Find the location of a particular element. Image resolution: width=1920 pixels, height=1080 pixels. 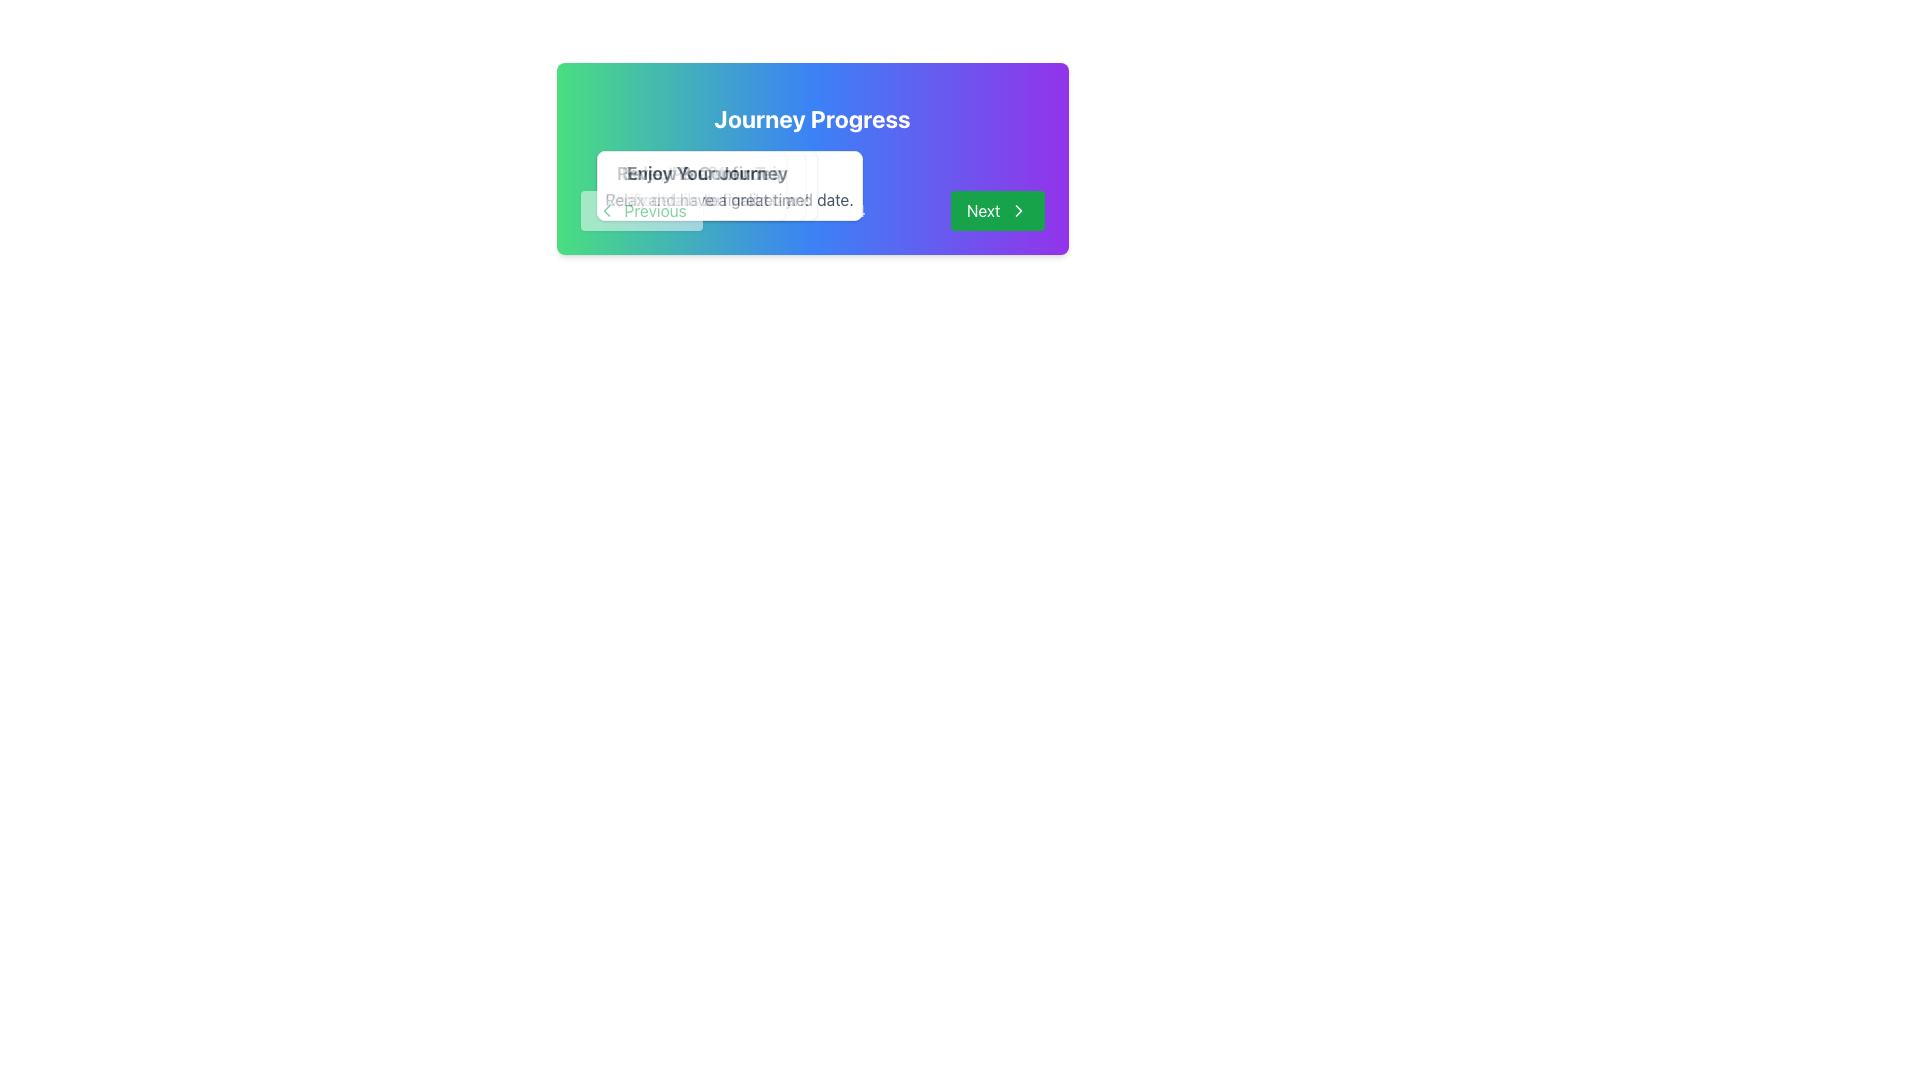

the 'Next' button, which includes a rightward-pointing chevron icon is located at coordinates (1018, 211).